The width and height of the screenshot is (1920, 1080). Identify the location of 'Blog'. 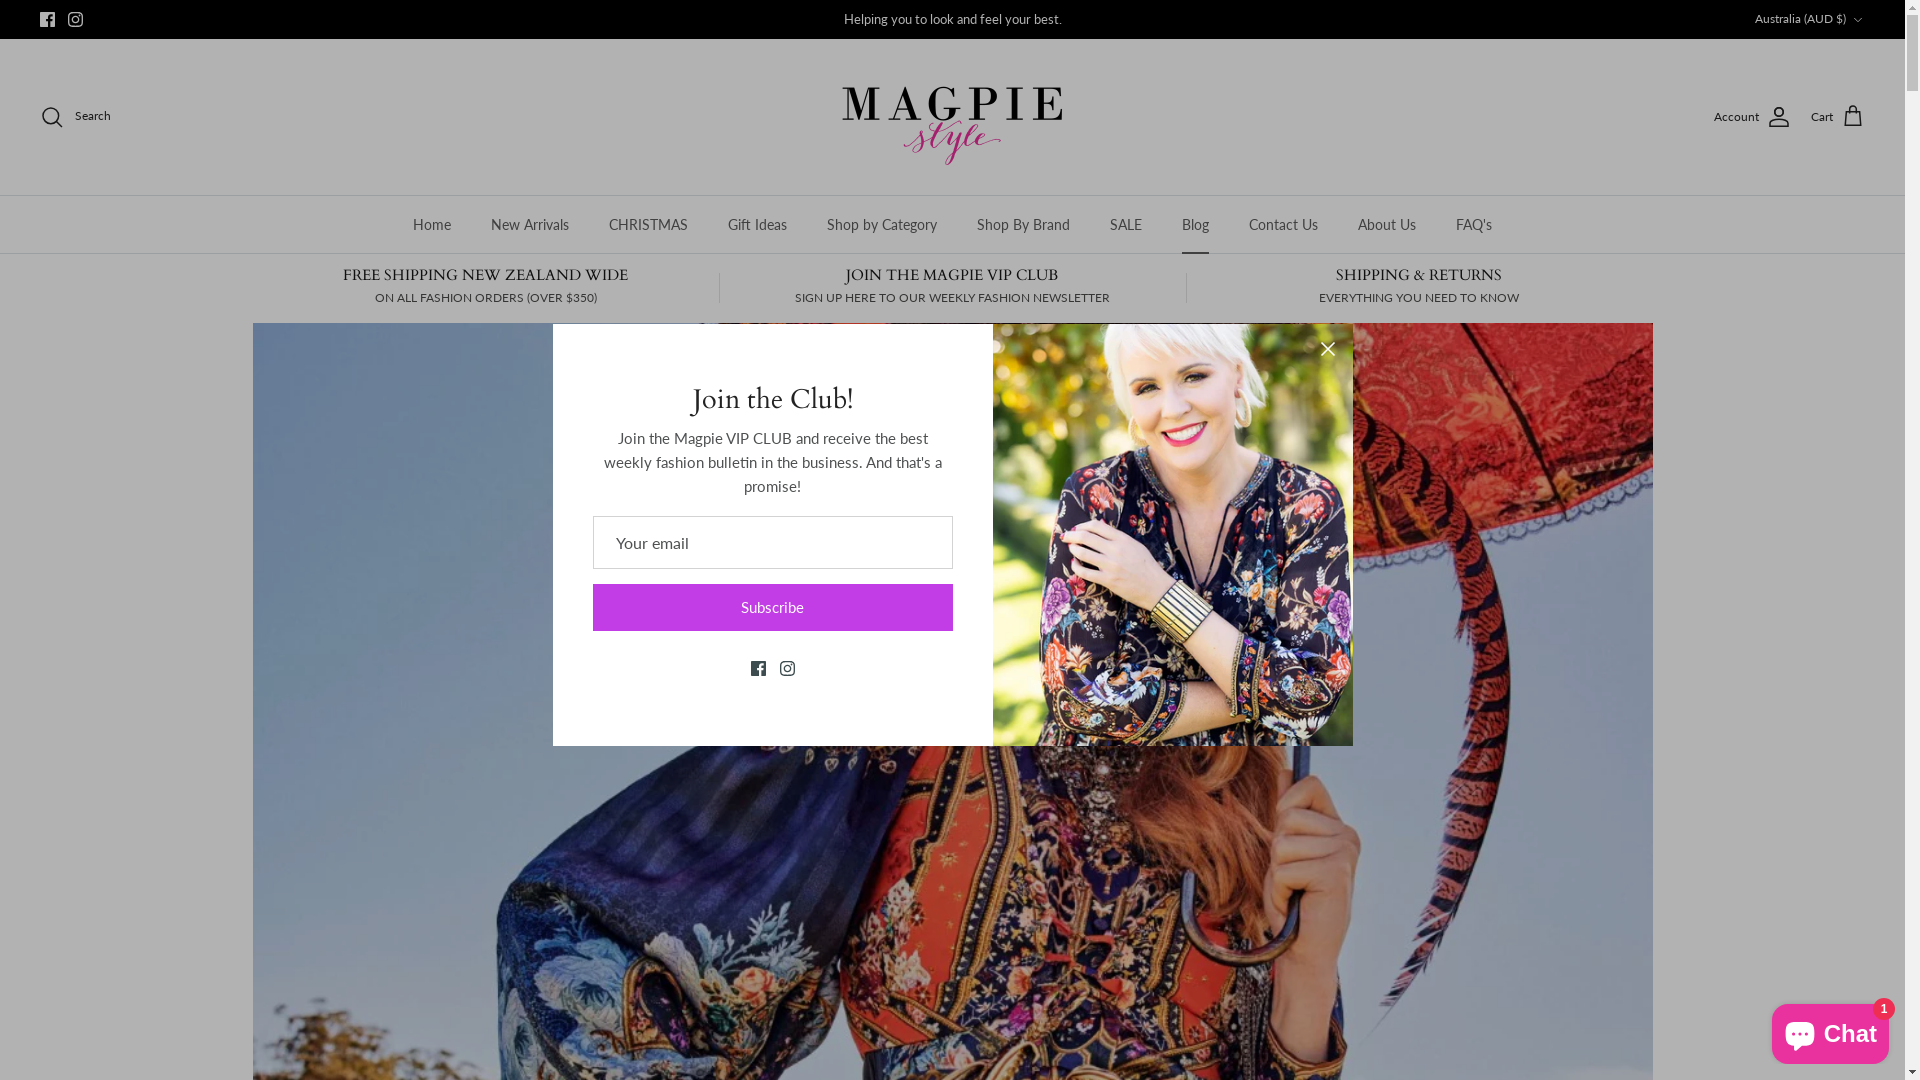
(1195, 224).